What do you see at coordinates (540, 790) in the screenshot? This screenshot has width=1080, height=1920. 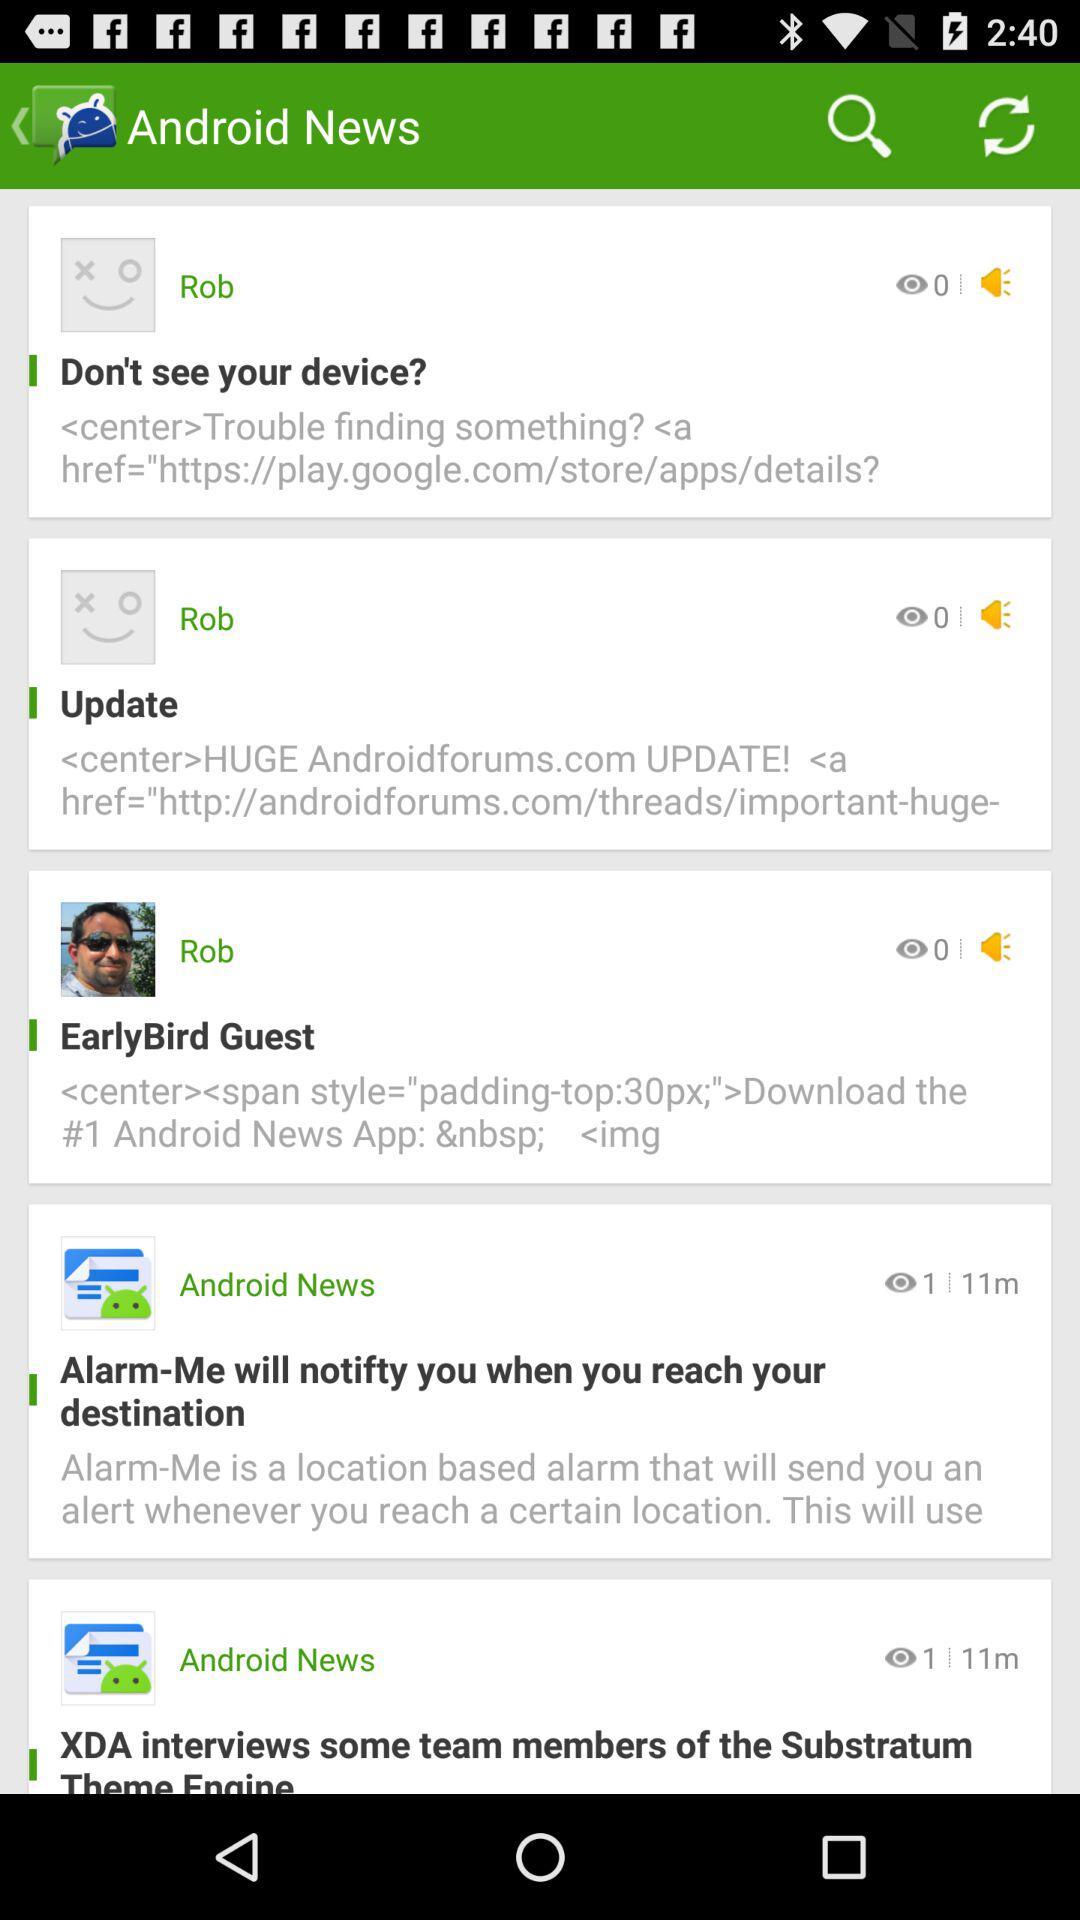 I see `the center huge androidforums item` at bounding box center [540, 790].